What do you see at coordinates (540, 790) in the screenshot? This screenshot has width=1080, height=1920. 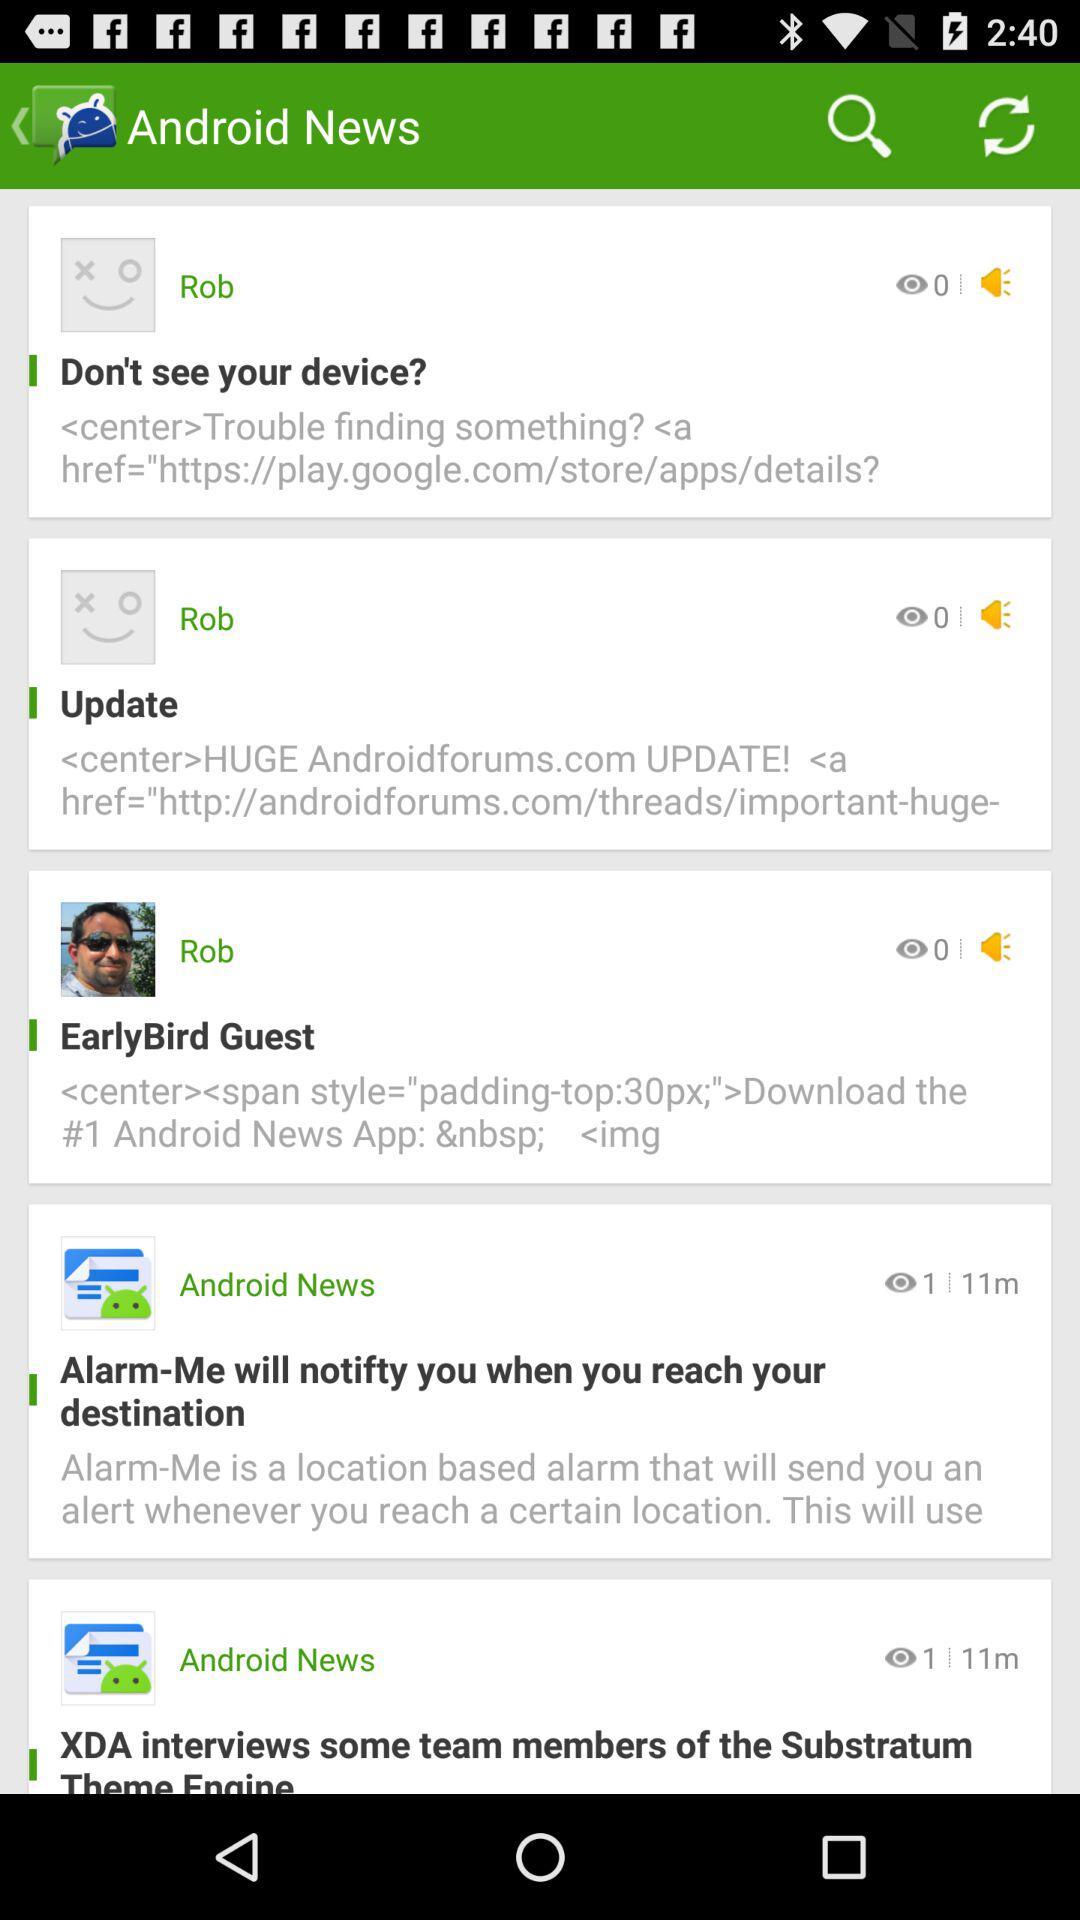 I see `the center huge androidforums item` at bounding box center [540, 790].